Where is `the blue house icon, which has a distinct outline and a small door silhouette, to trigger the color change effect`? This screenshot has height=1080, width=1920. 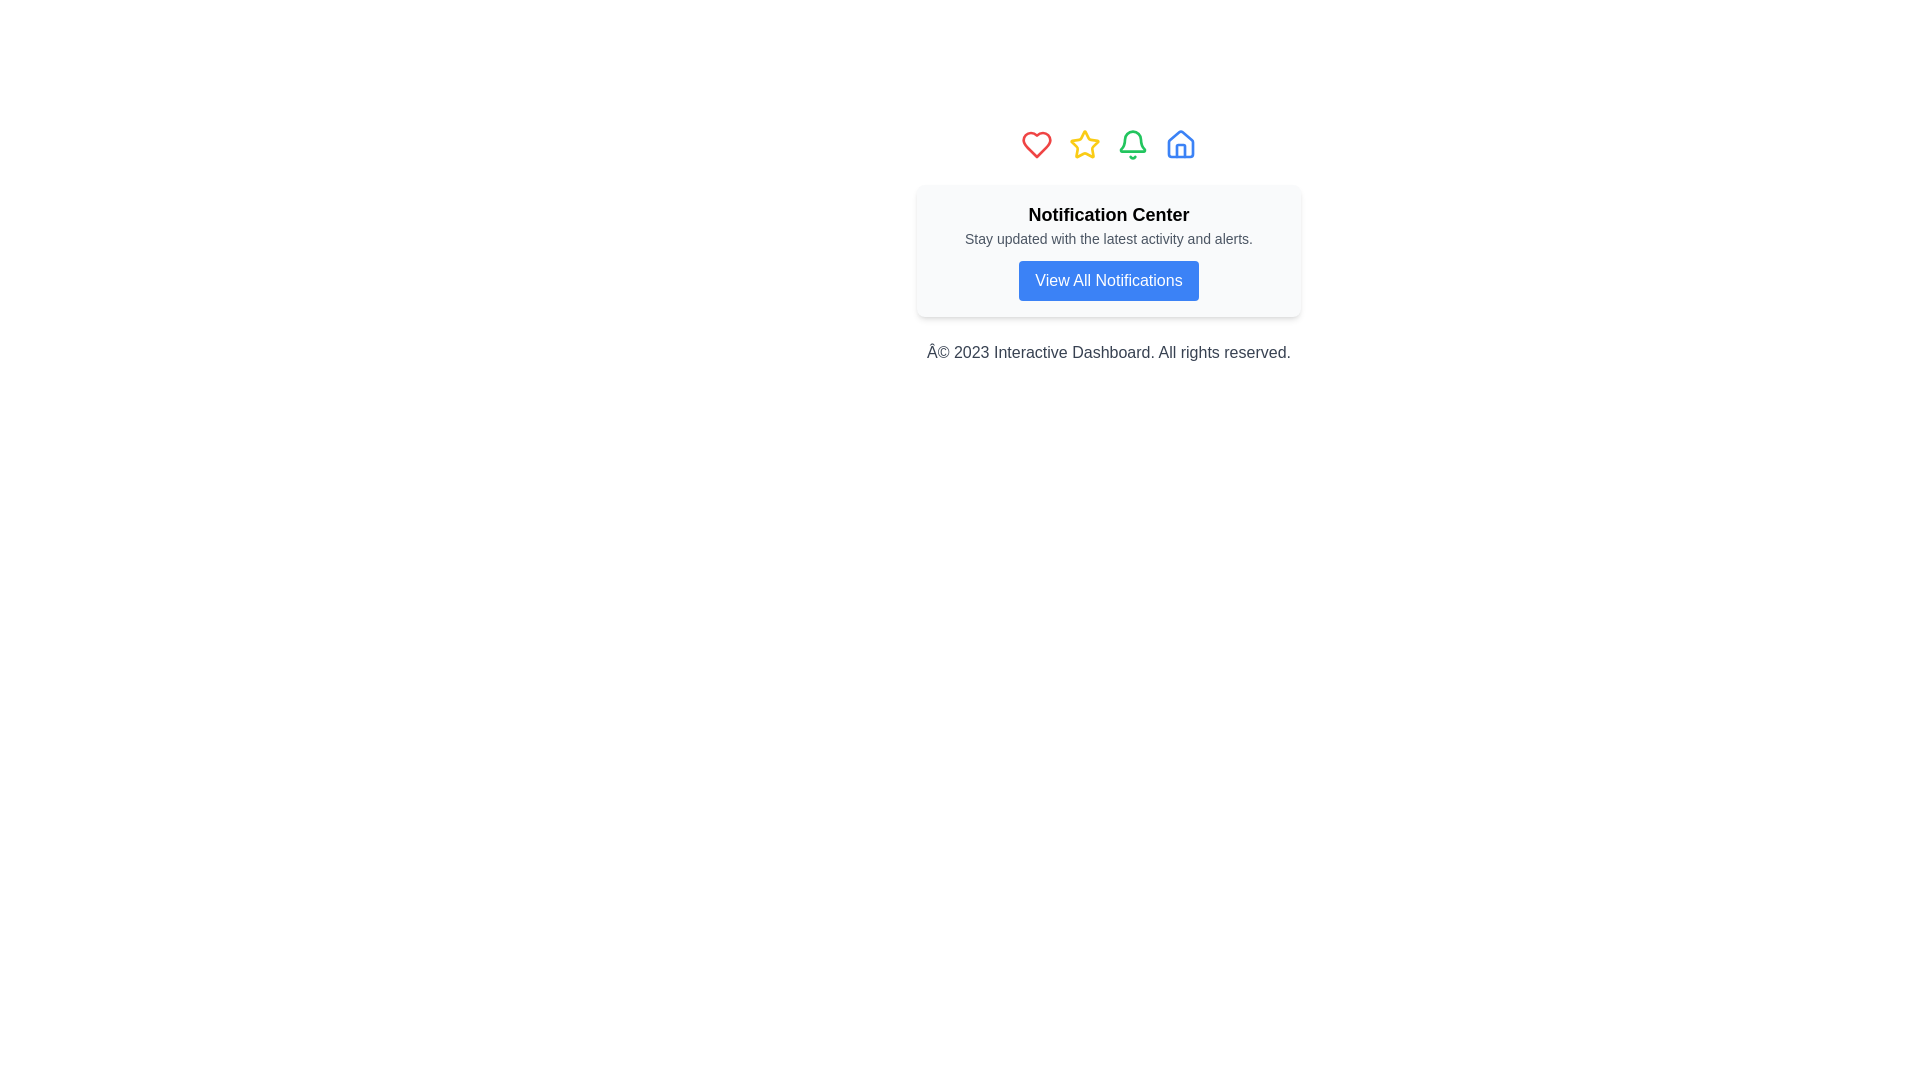
the blue house icon, which has a distinct outline and a small door silhouette, to trigger the color change effect is located at coordinates (1180, 144).